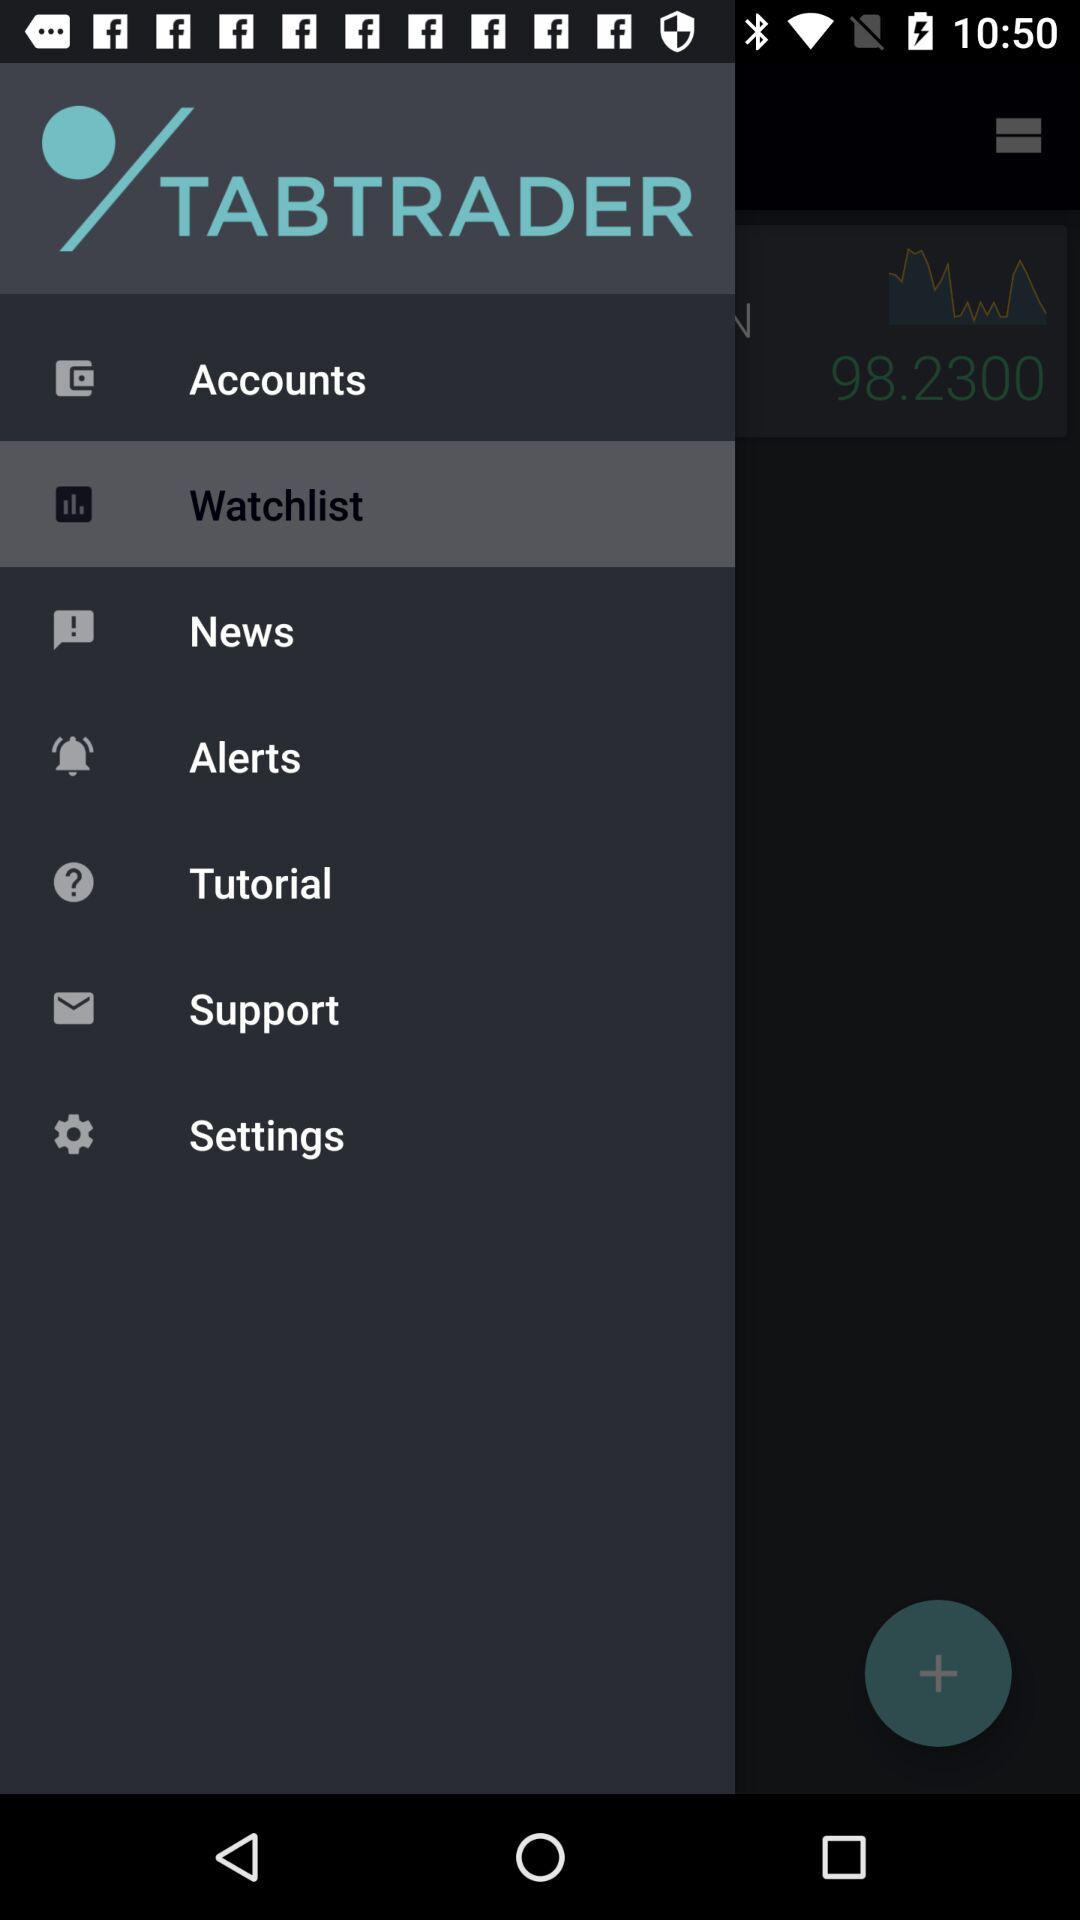 Image resolution: width=1080 pixels, height=1920 pixels. I want to click on the add icon, so click(938, 1673).